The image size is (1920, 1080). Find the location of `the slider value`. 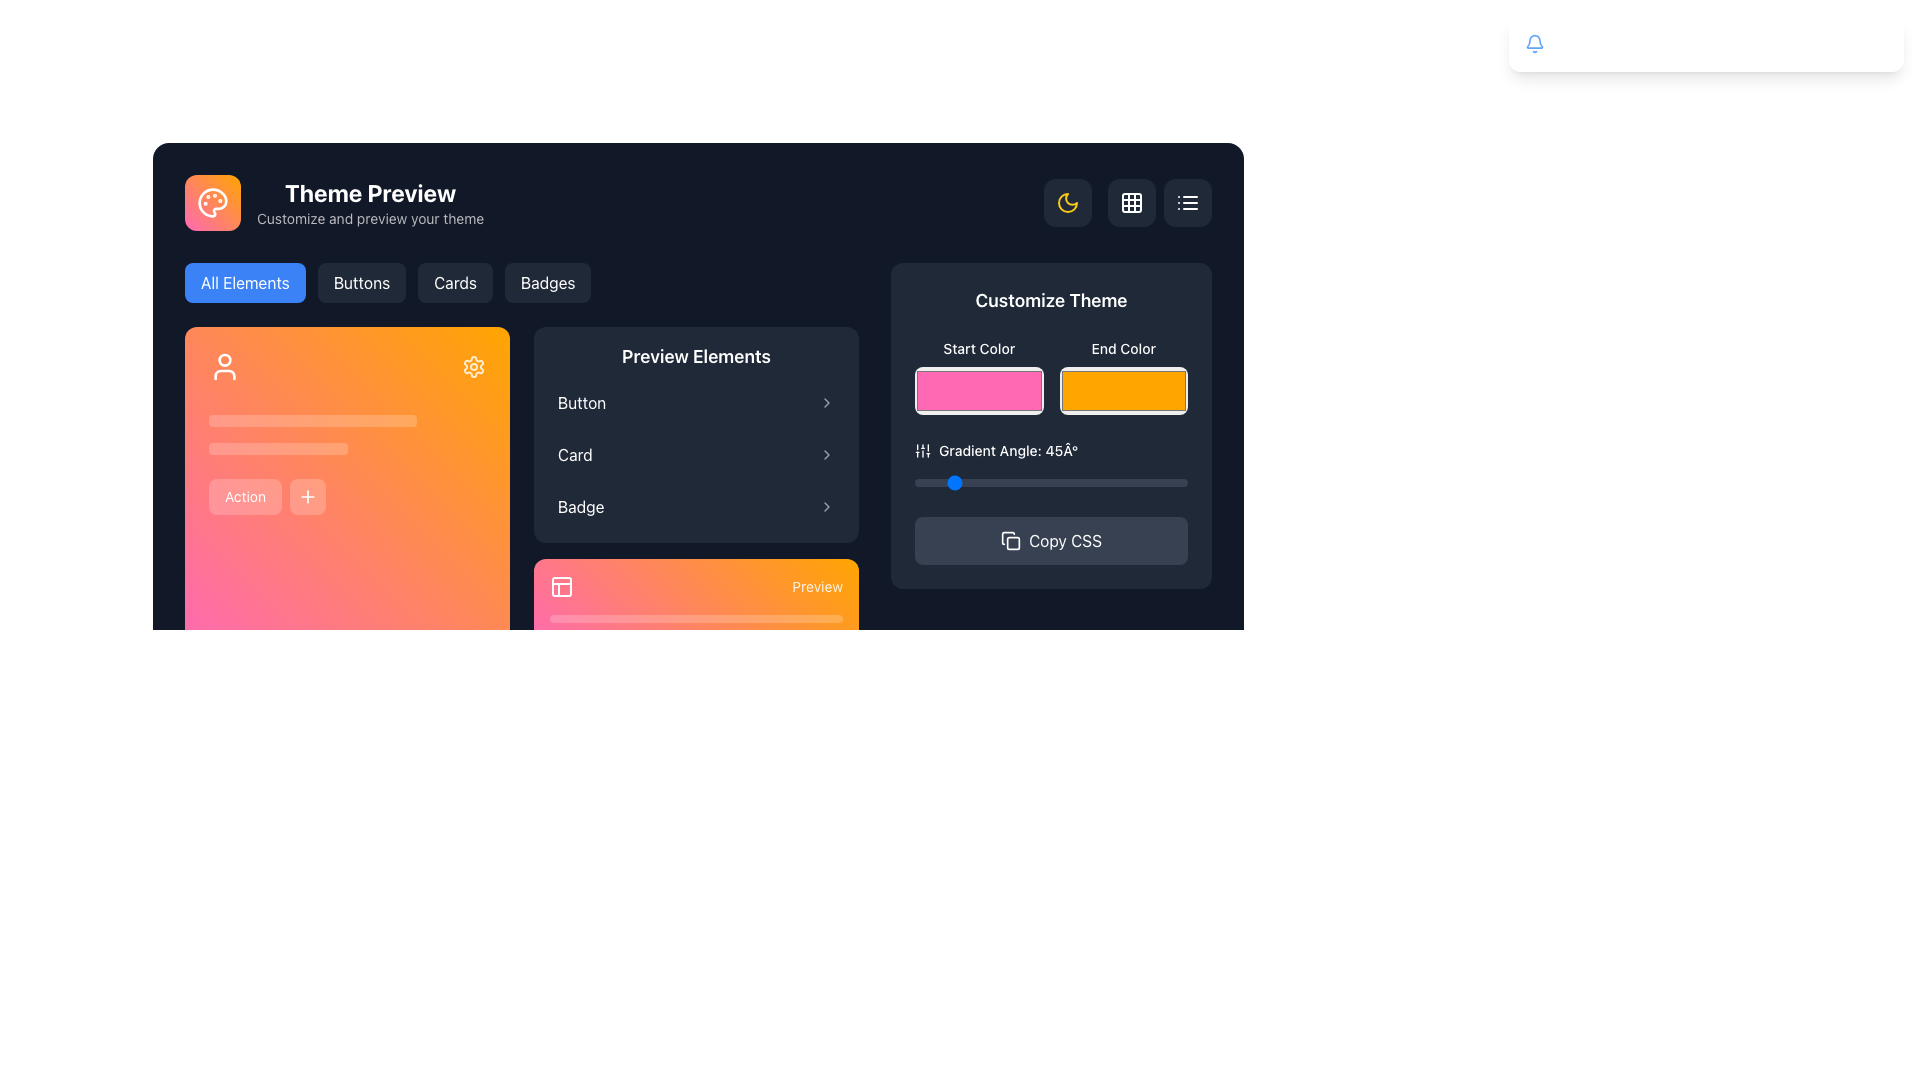

the slider value is located at coordinates (1107, 482).